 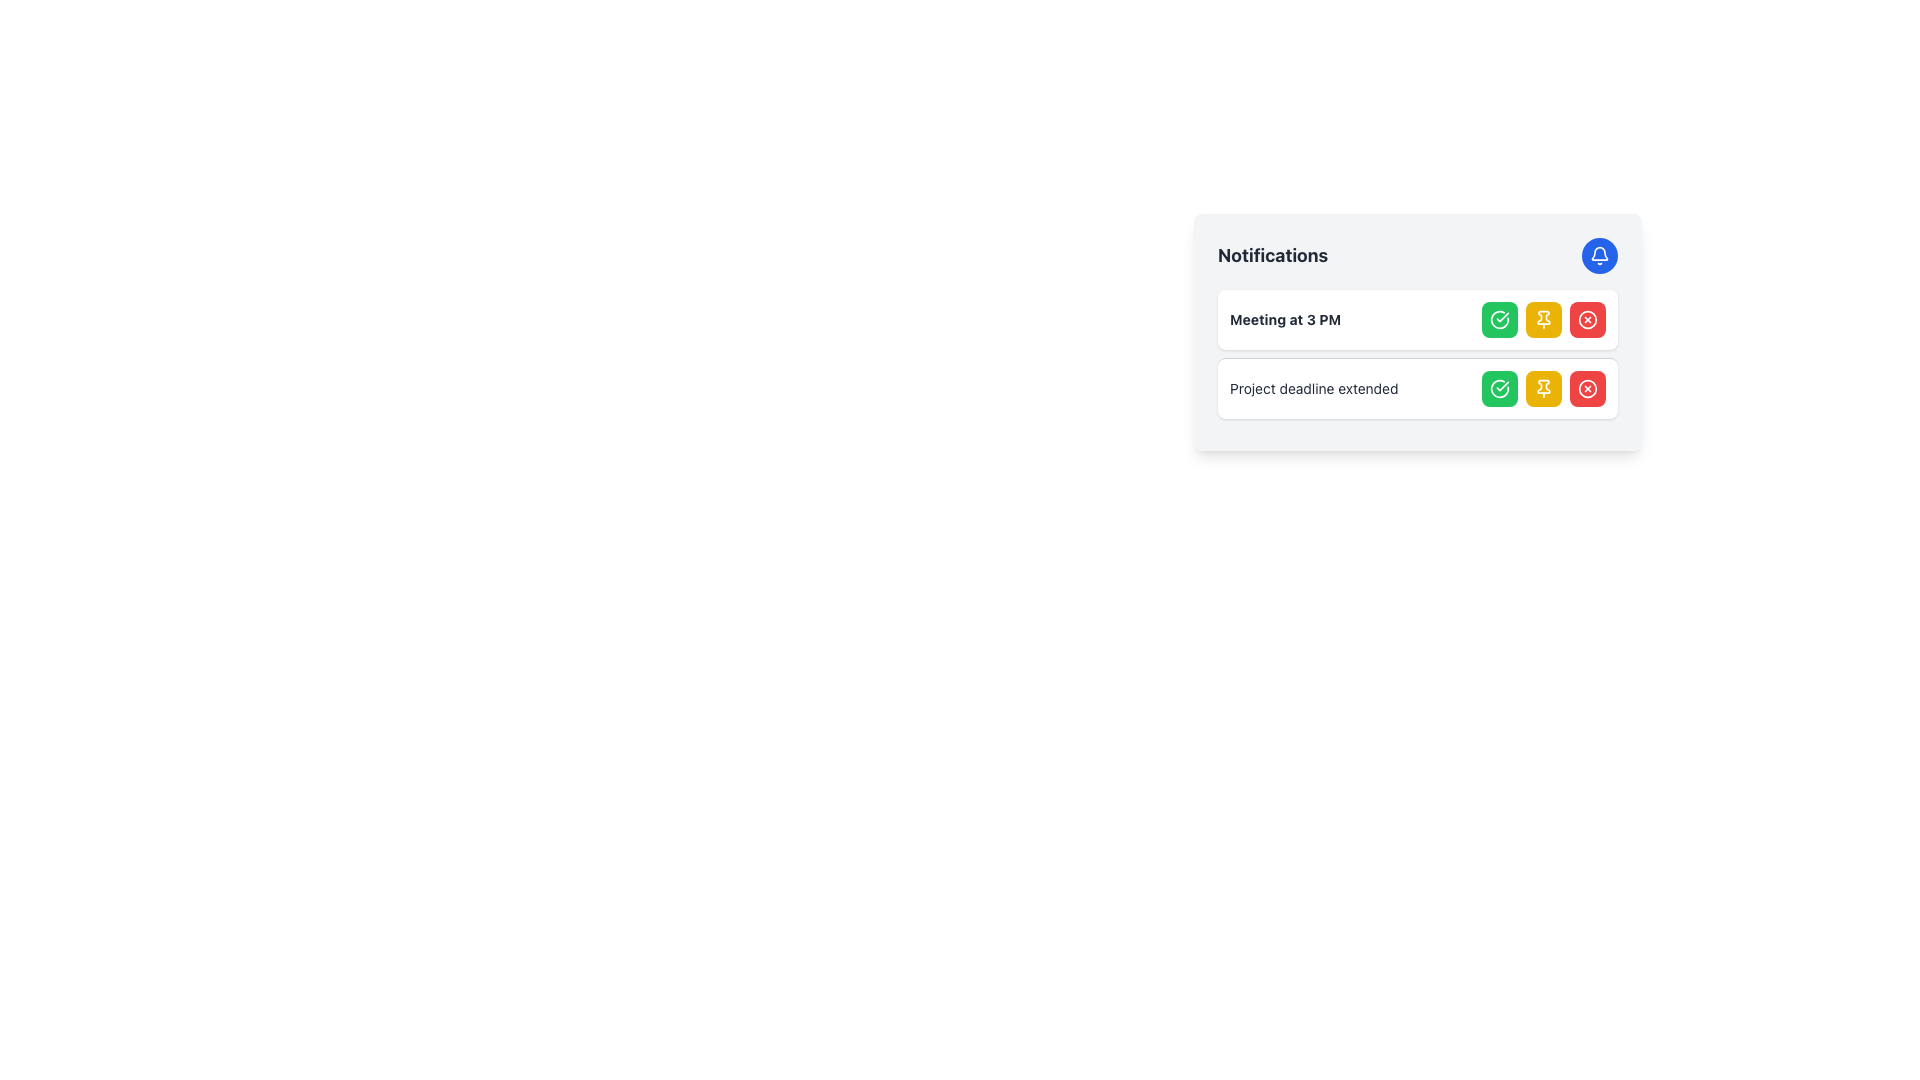 What do you see at coordinates (1499, 389) in the screenshot?
I see `the approval button located in the second notification row of the 'Notifications' card to mark the notification as completed` at bounding box center [1499, 389].